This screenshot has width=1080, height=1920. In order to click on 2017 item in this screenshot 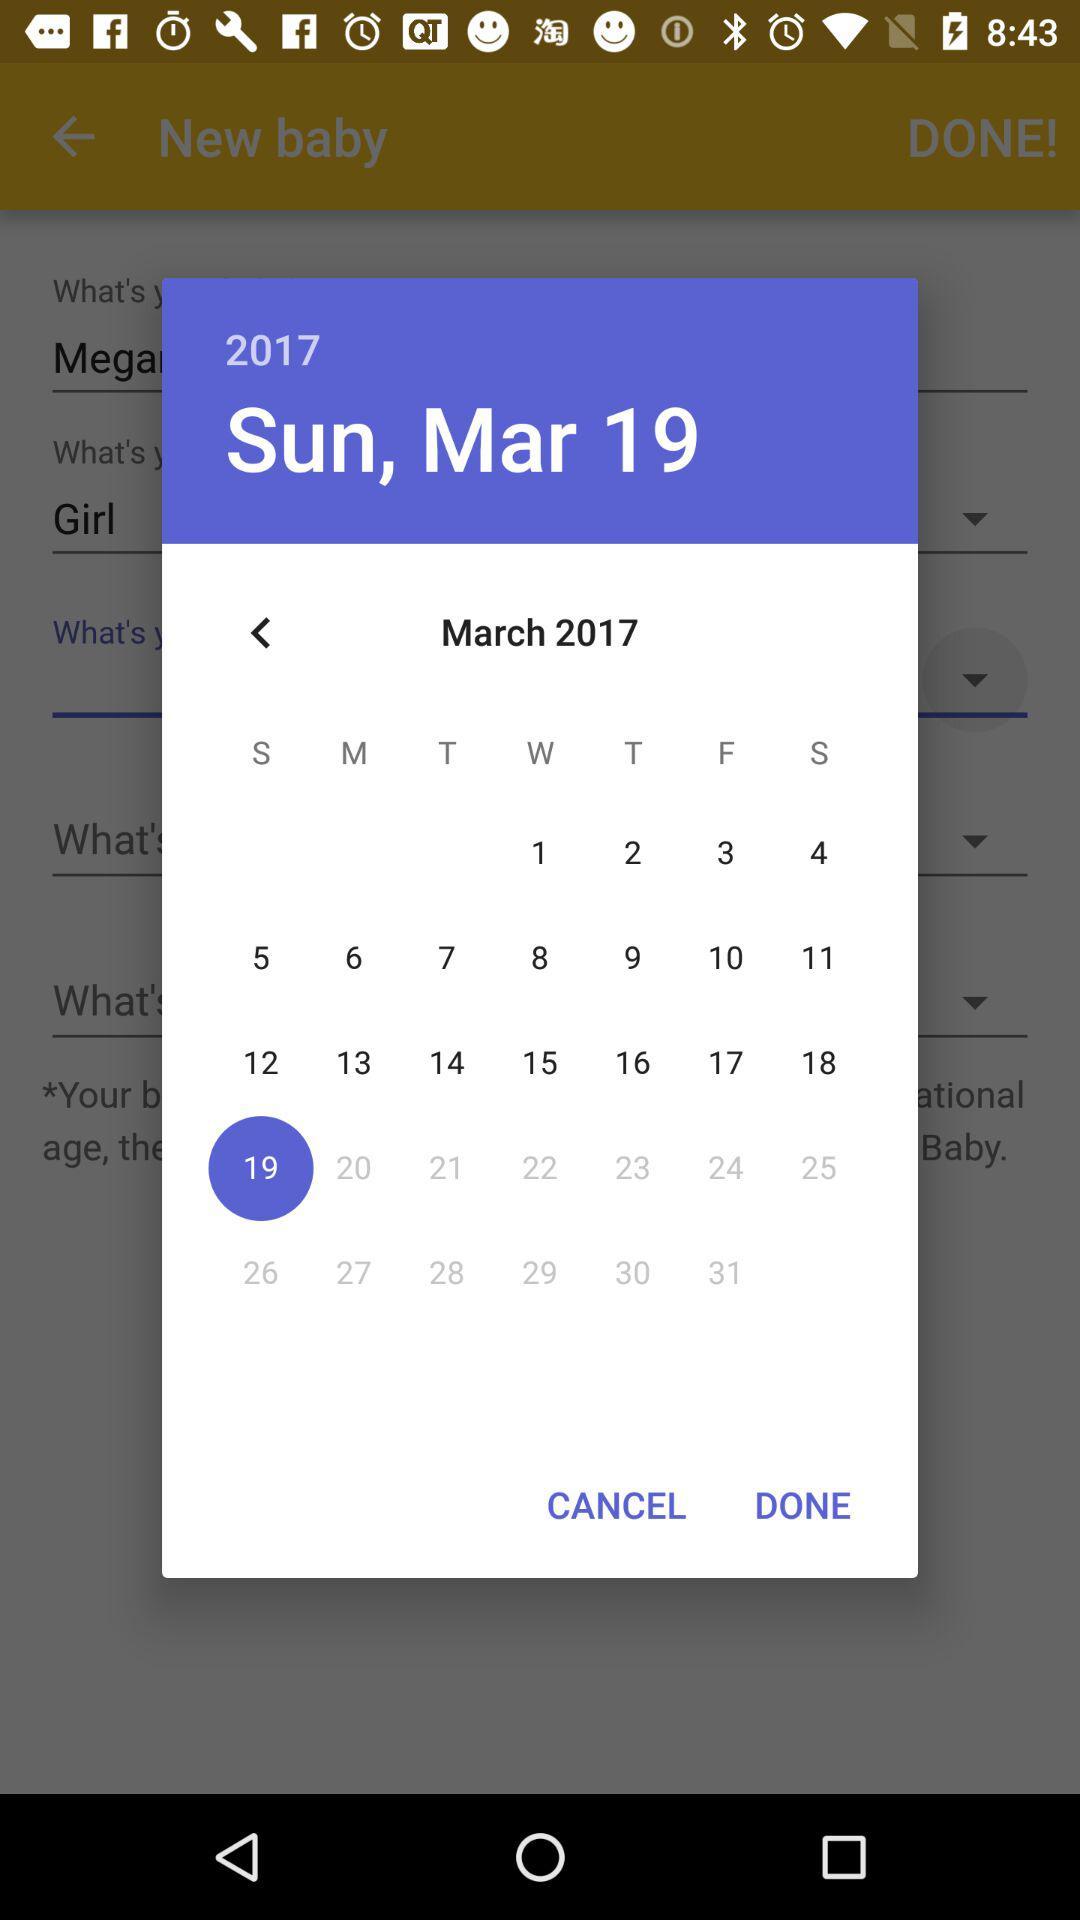, I will do `click(540, 327)`.